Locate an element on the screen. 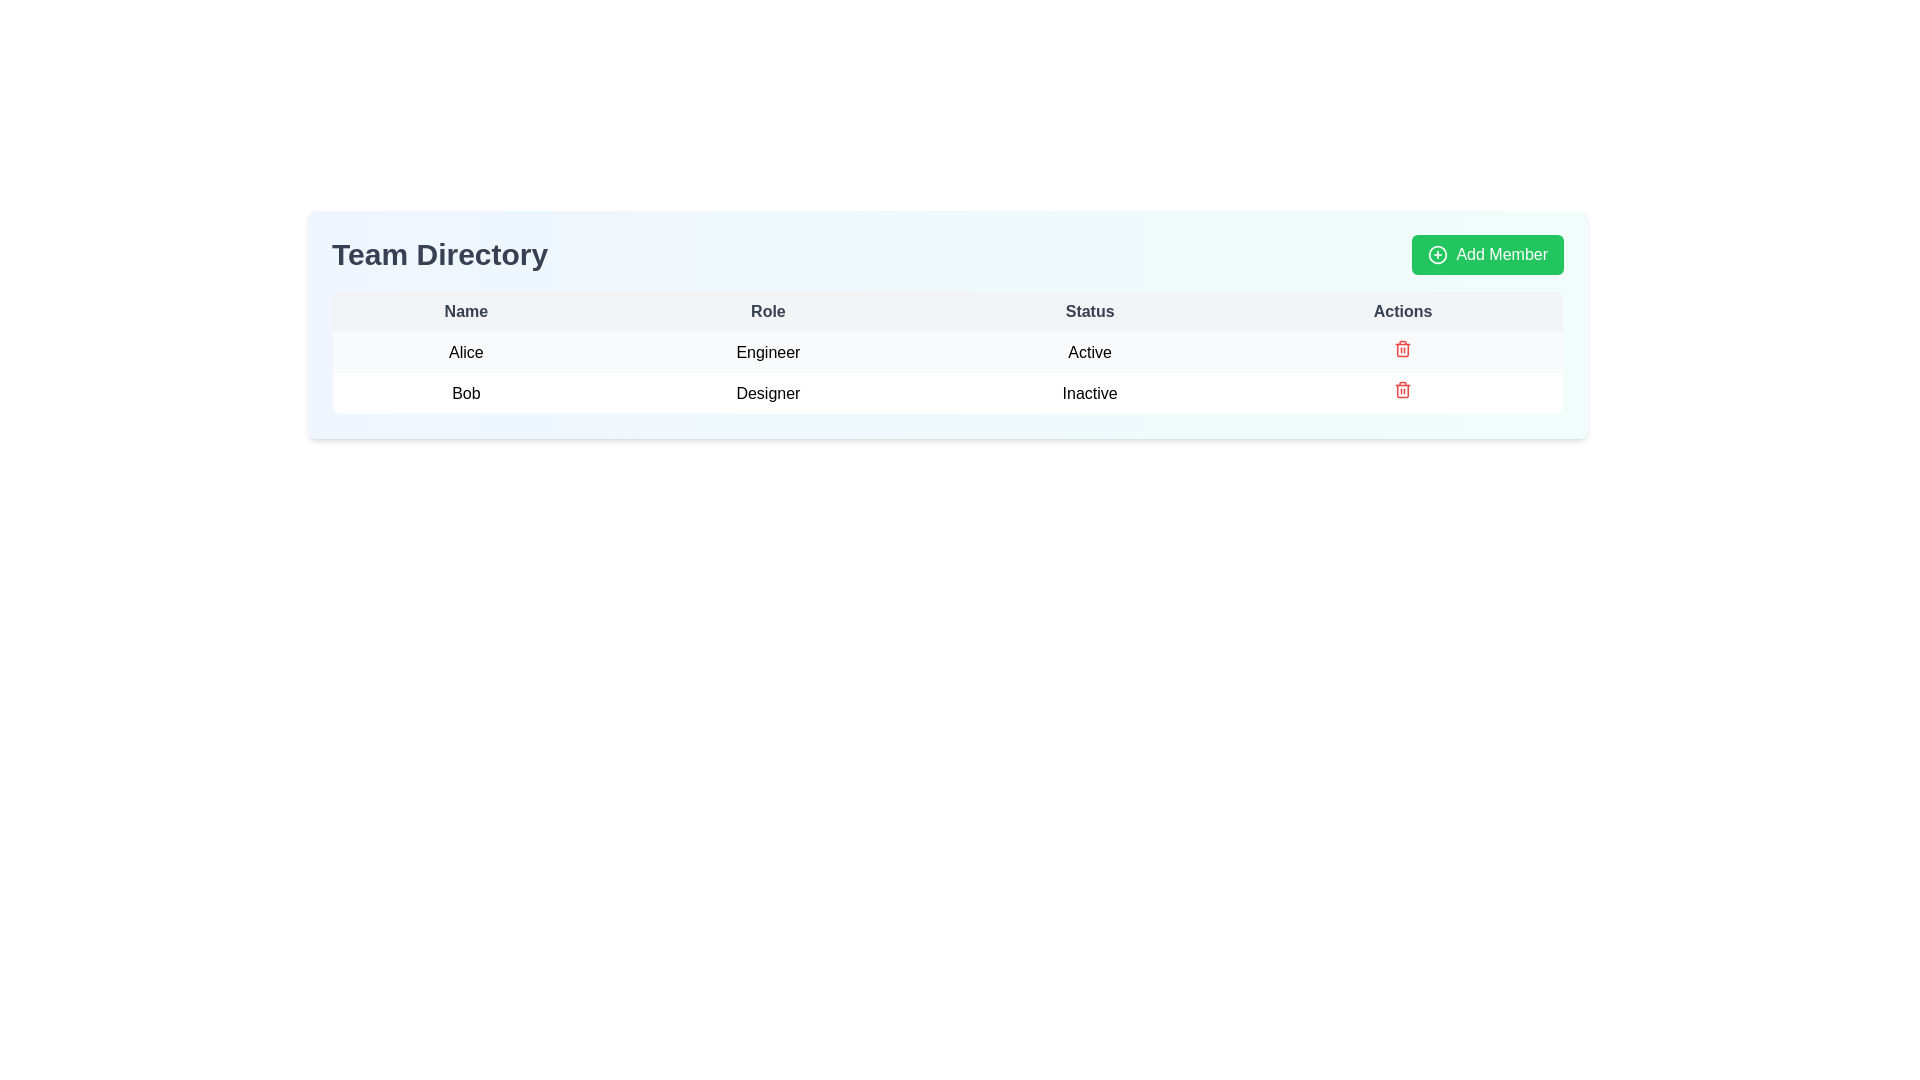 The image size is (1920, 1080). the trash bin icon button located in the last cell of the first row under the 'Actions' column, corresponding to the row for 'Alice' and 'Engineer' is located at coordinates (1402, 351).